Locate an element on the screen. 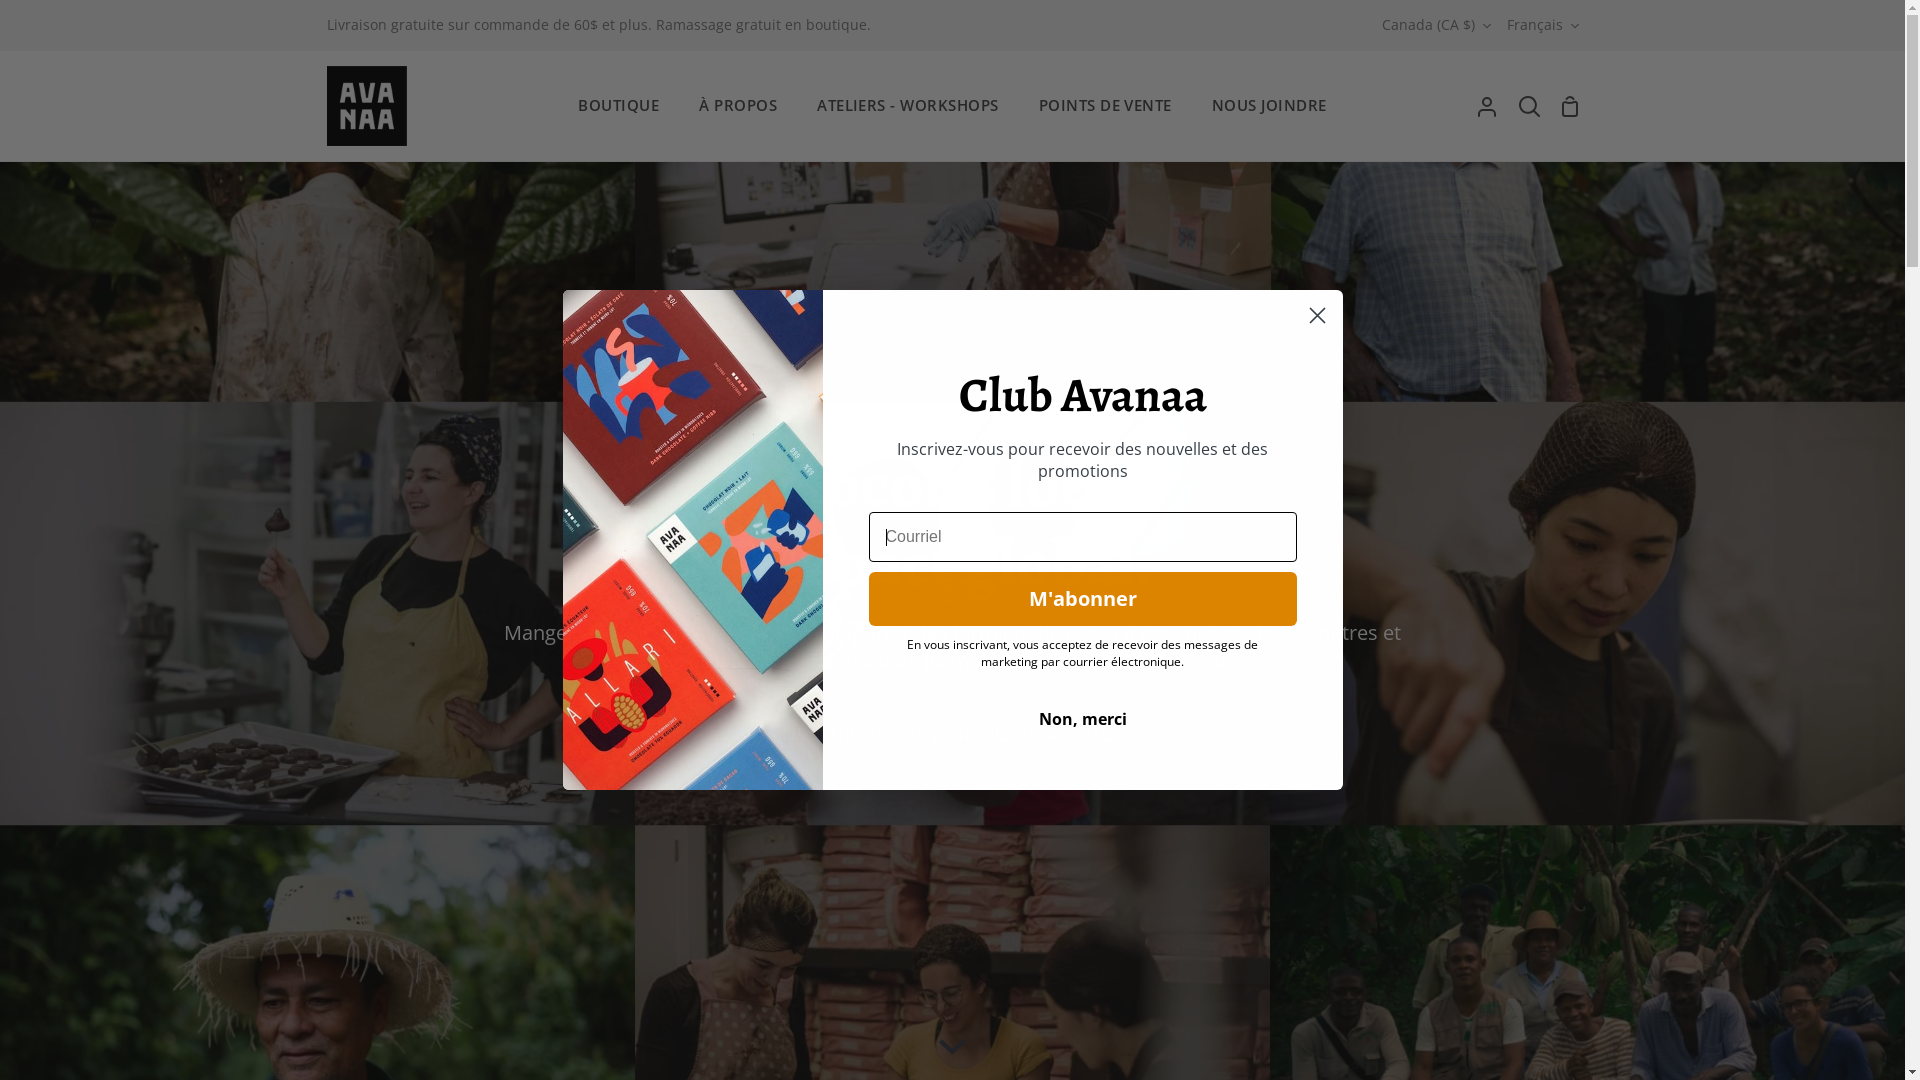 This screenshot has width=1920, height=1080. 'Submit' is located at coordinates (43, 23).